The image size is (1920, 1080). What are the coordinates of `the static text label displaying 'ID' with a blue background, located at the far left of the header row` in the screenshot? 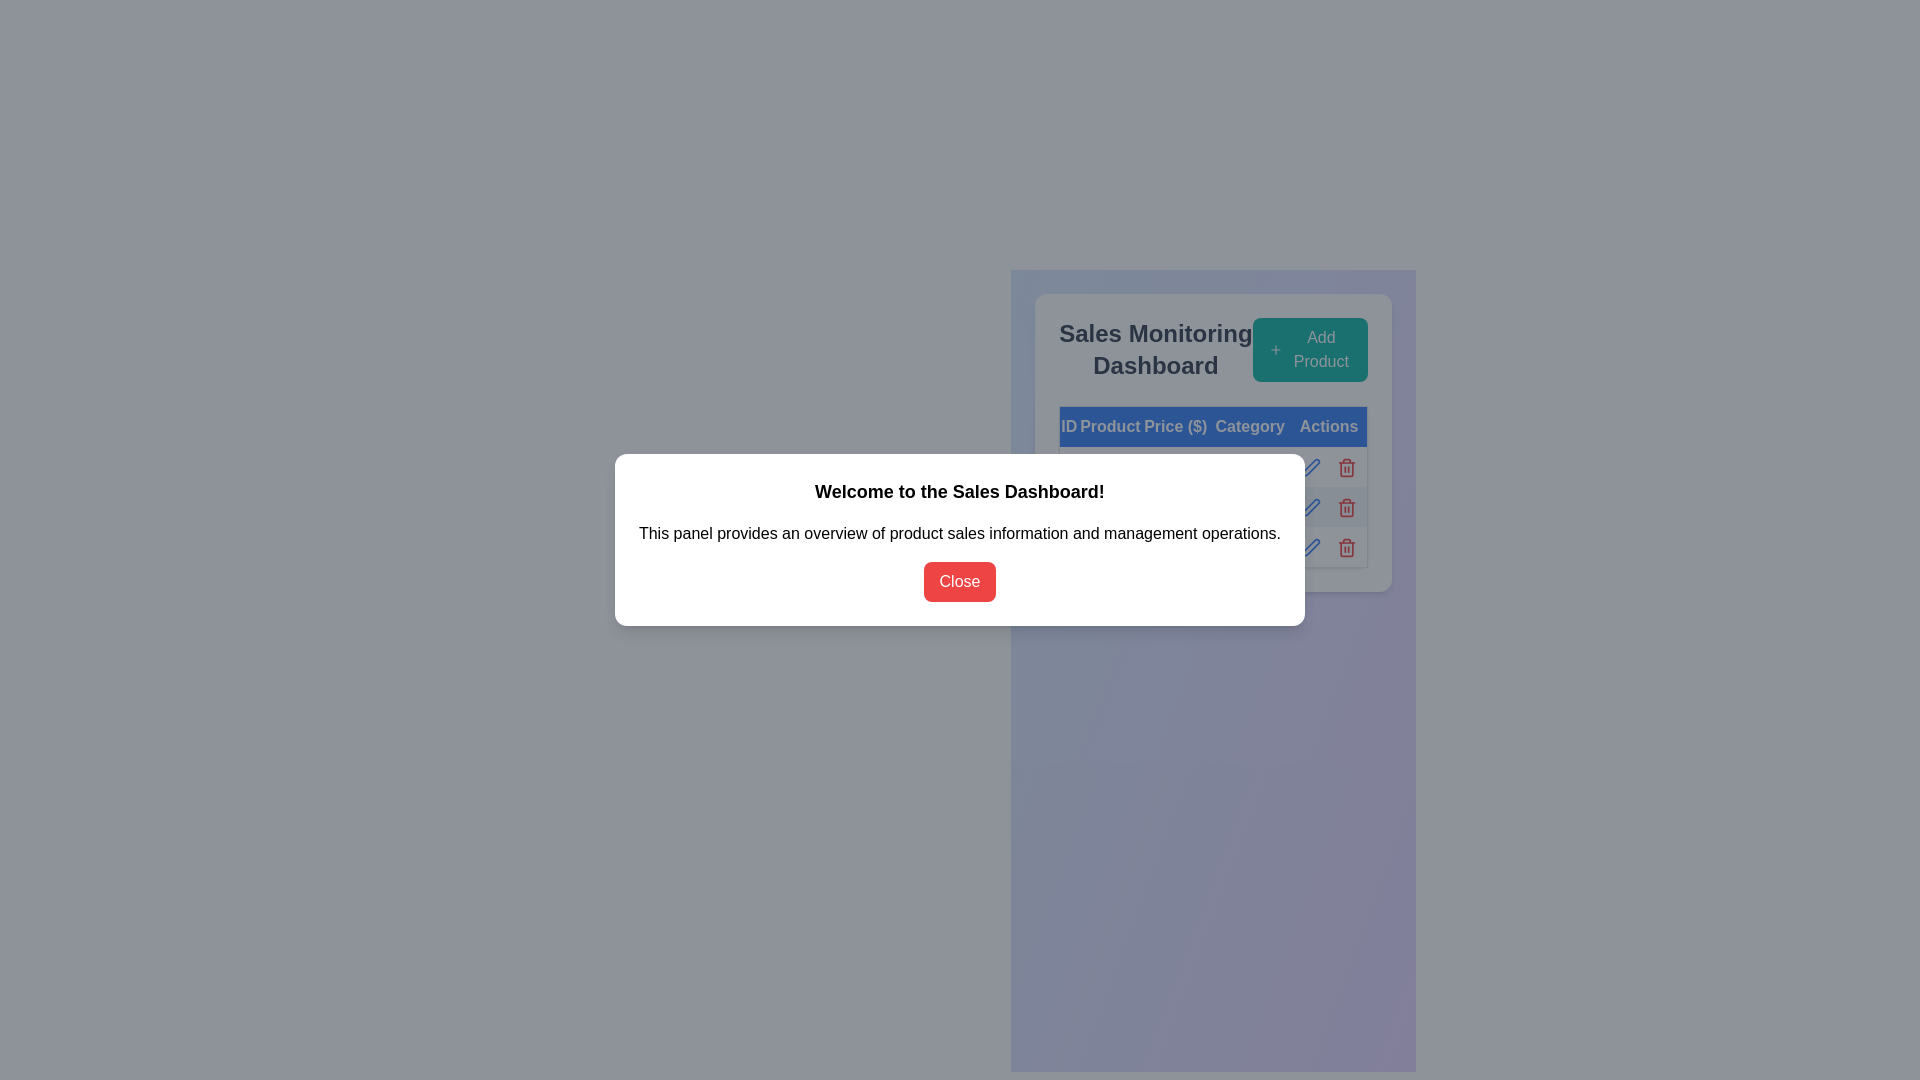 It's located at (1068, 425).